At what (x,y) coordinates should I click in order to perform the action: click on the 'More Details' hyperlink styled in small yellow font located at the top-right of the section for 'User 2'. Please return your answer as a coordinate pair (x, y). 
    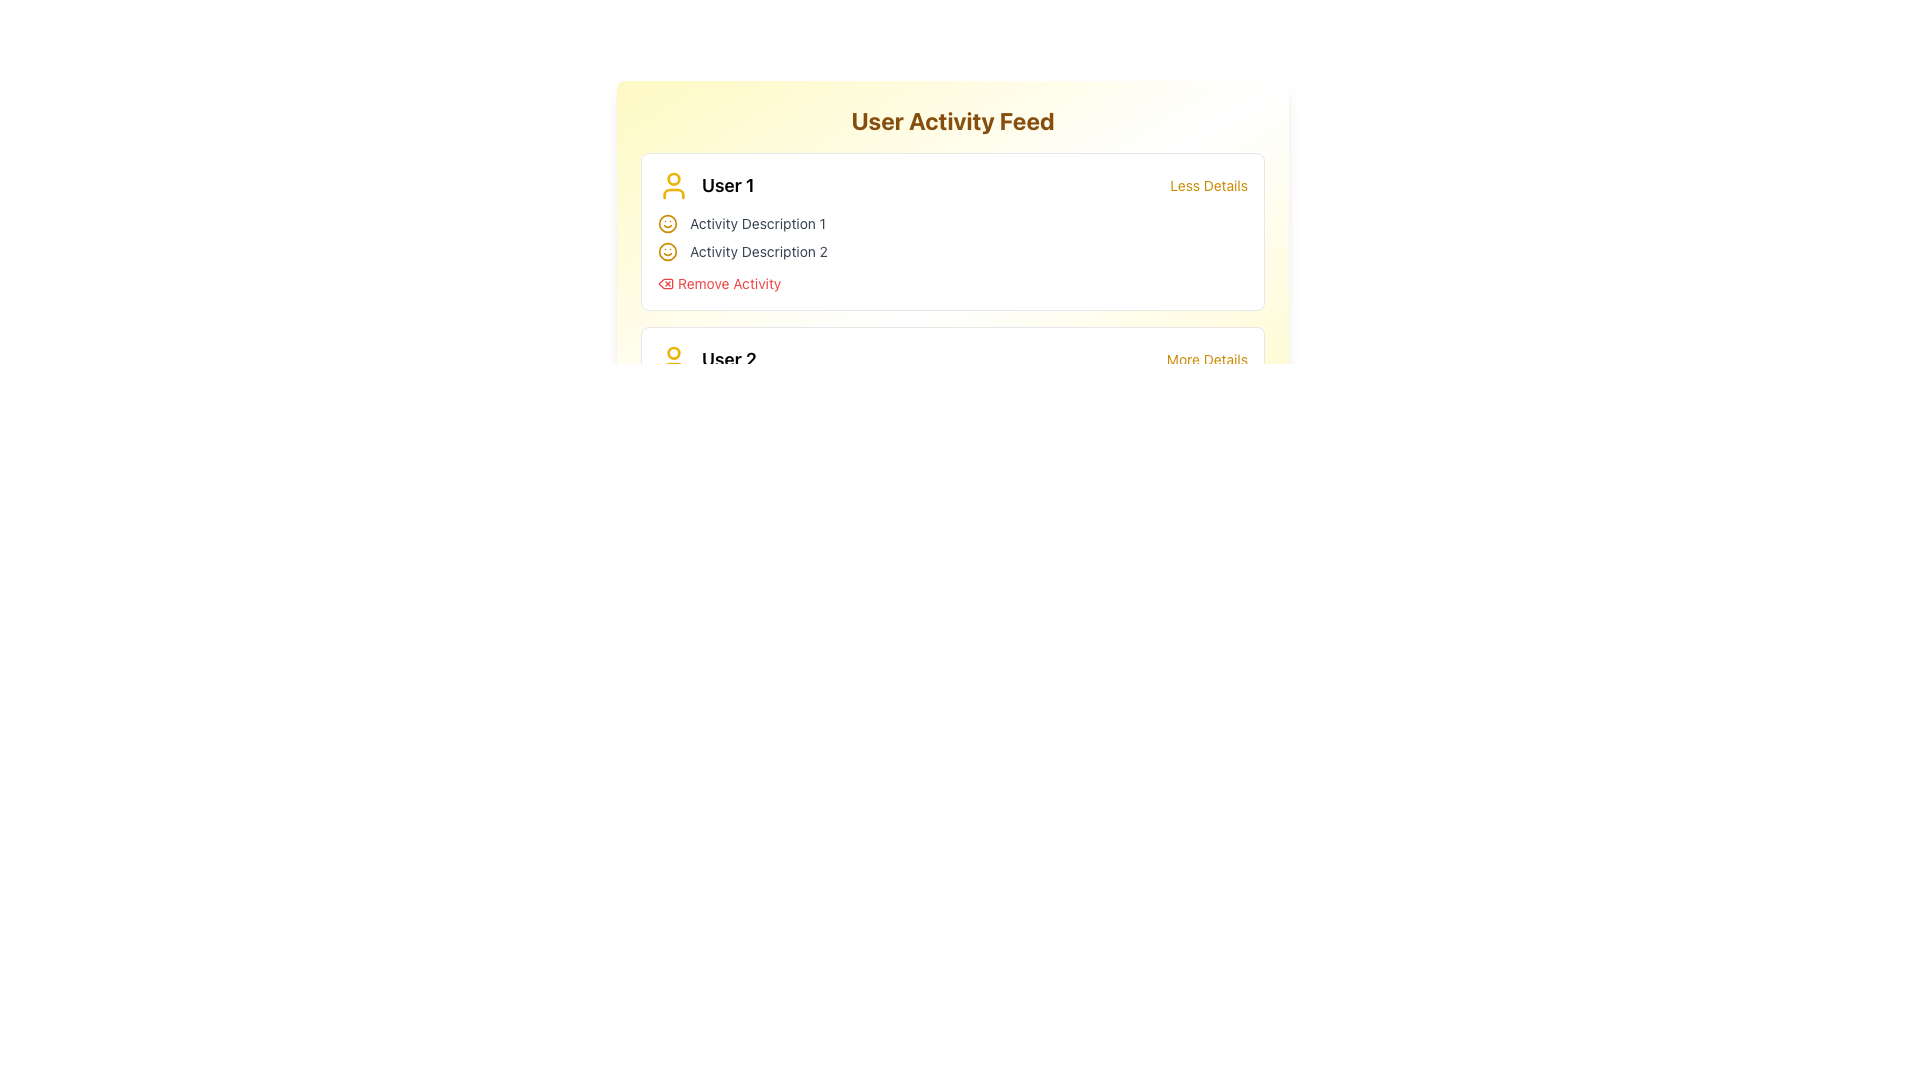
    Looking at the image, I should click on (1206, 358).